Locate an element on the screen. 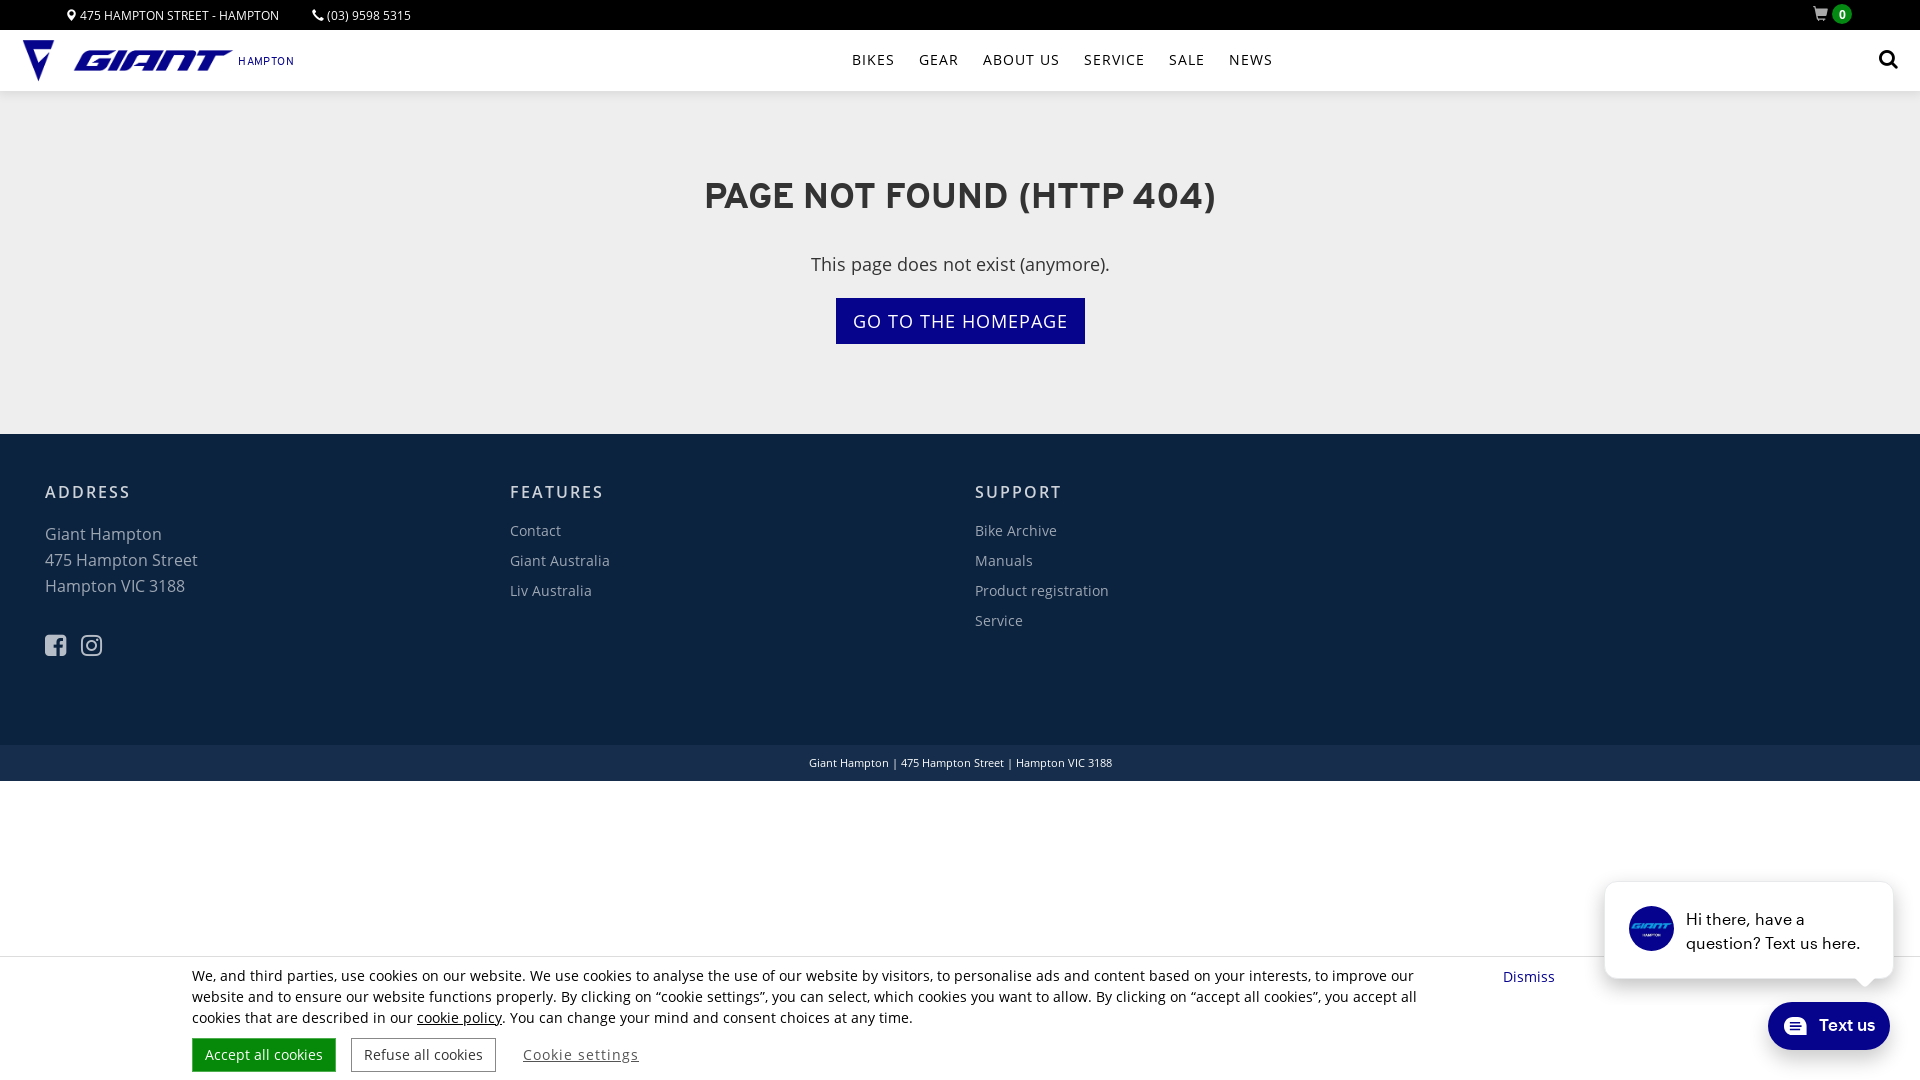 The width and height of the screenshot is (1920, 1080). 'ABOUT US' is located at coordinates (1021, 59).